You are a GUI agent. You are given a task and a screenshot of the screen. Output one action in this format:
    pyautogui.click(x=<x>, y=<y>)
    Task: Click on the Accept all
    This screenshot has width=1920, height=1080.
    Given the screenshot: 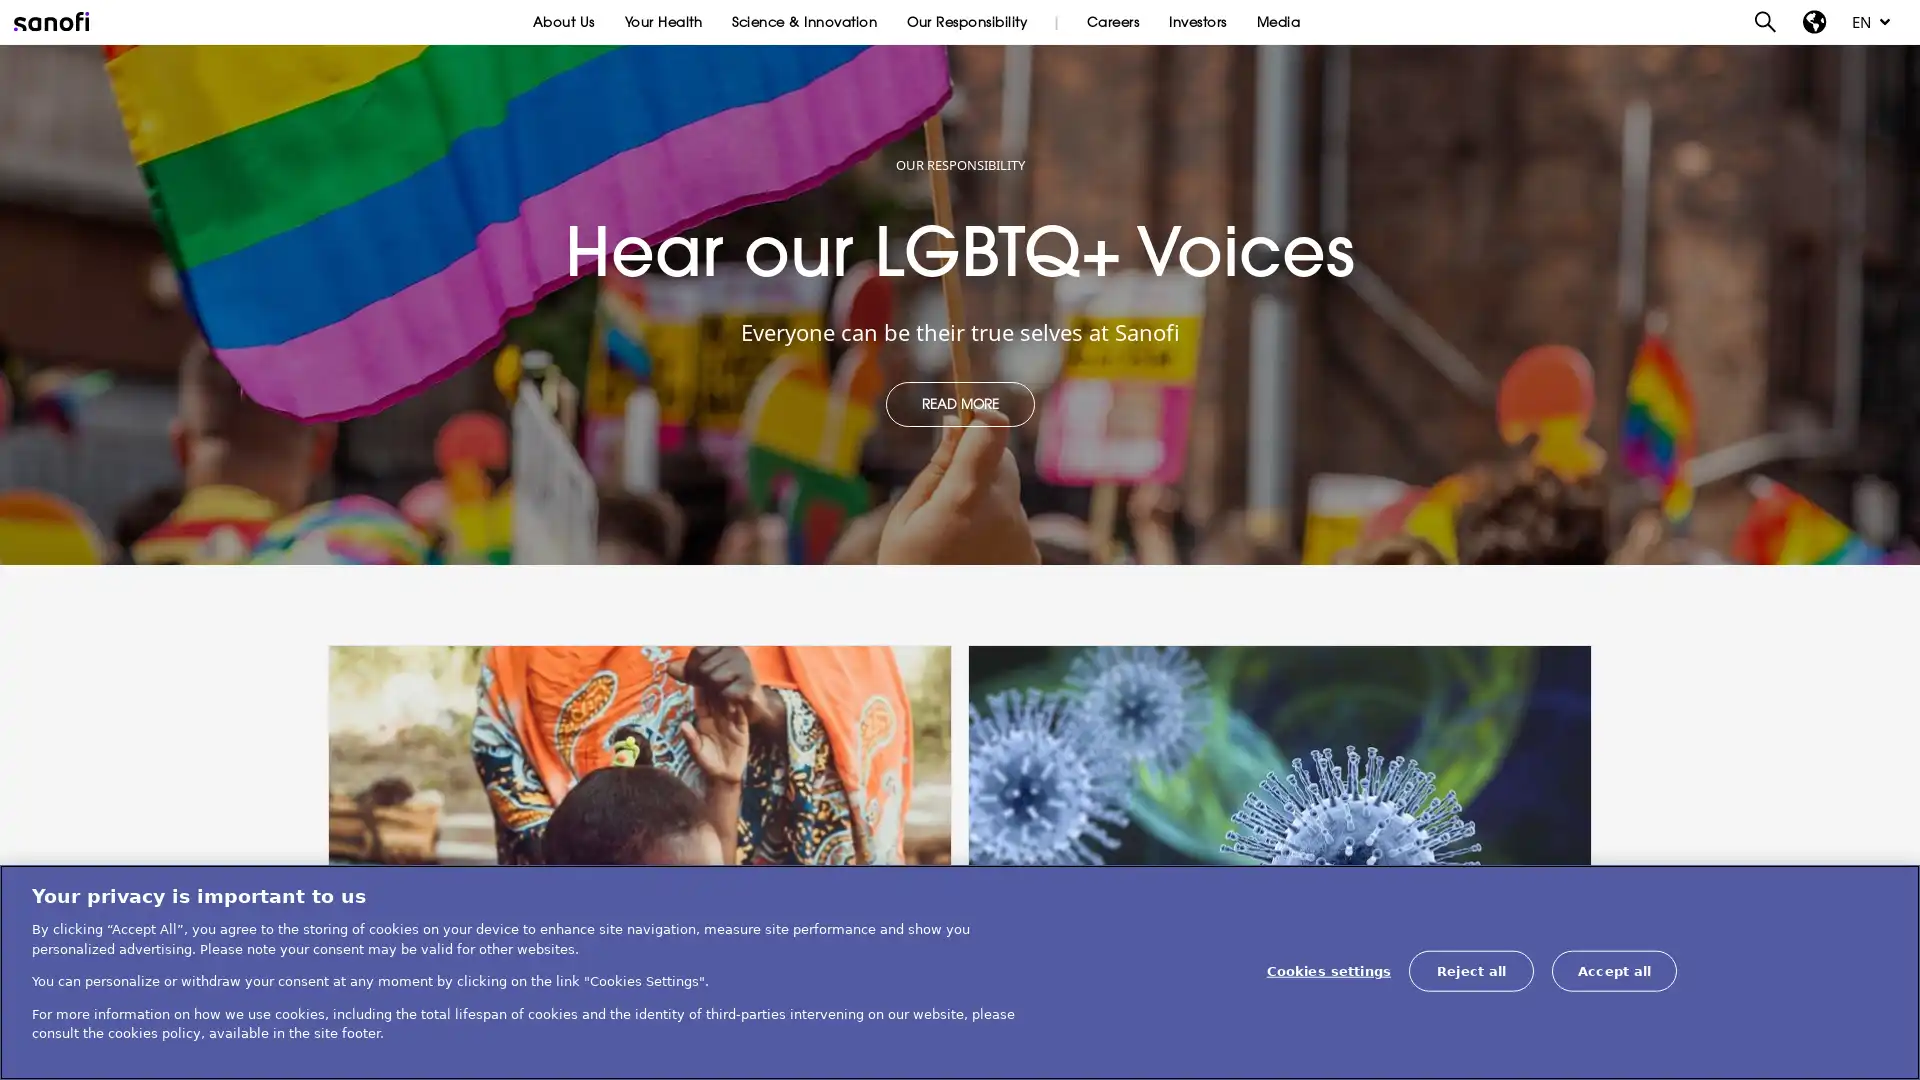 What is the action you would take?
    pyautogui.click(x=1614, y=970)
    